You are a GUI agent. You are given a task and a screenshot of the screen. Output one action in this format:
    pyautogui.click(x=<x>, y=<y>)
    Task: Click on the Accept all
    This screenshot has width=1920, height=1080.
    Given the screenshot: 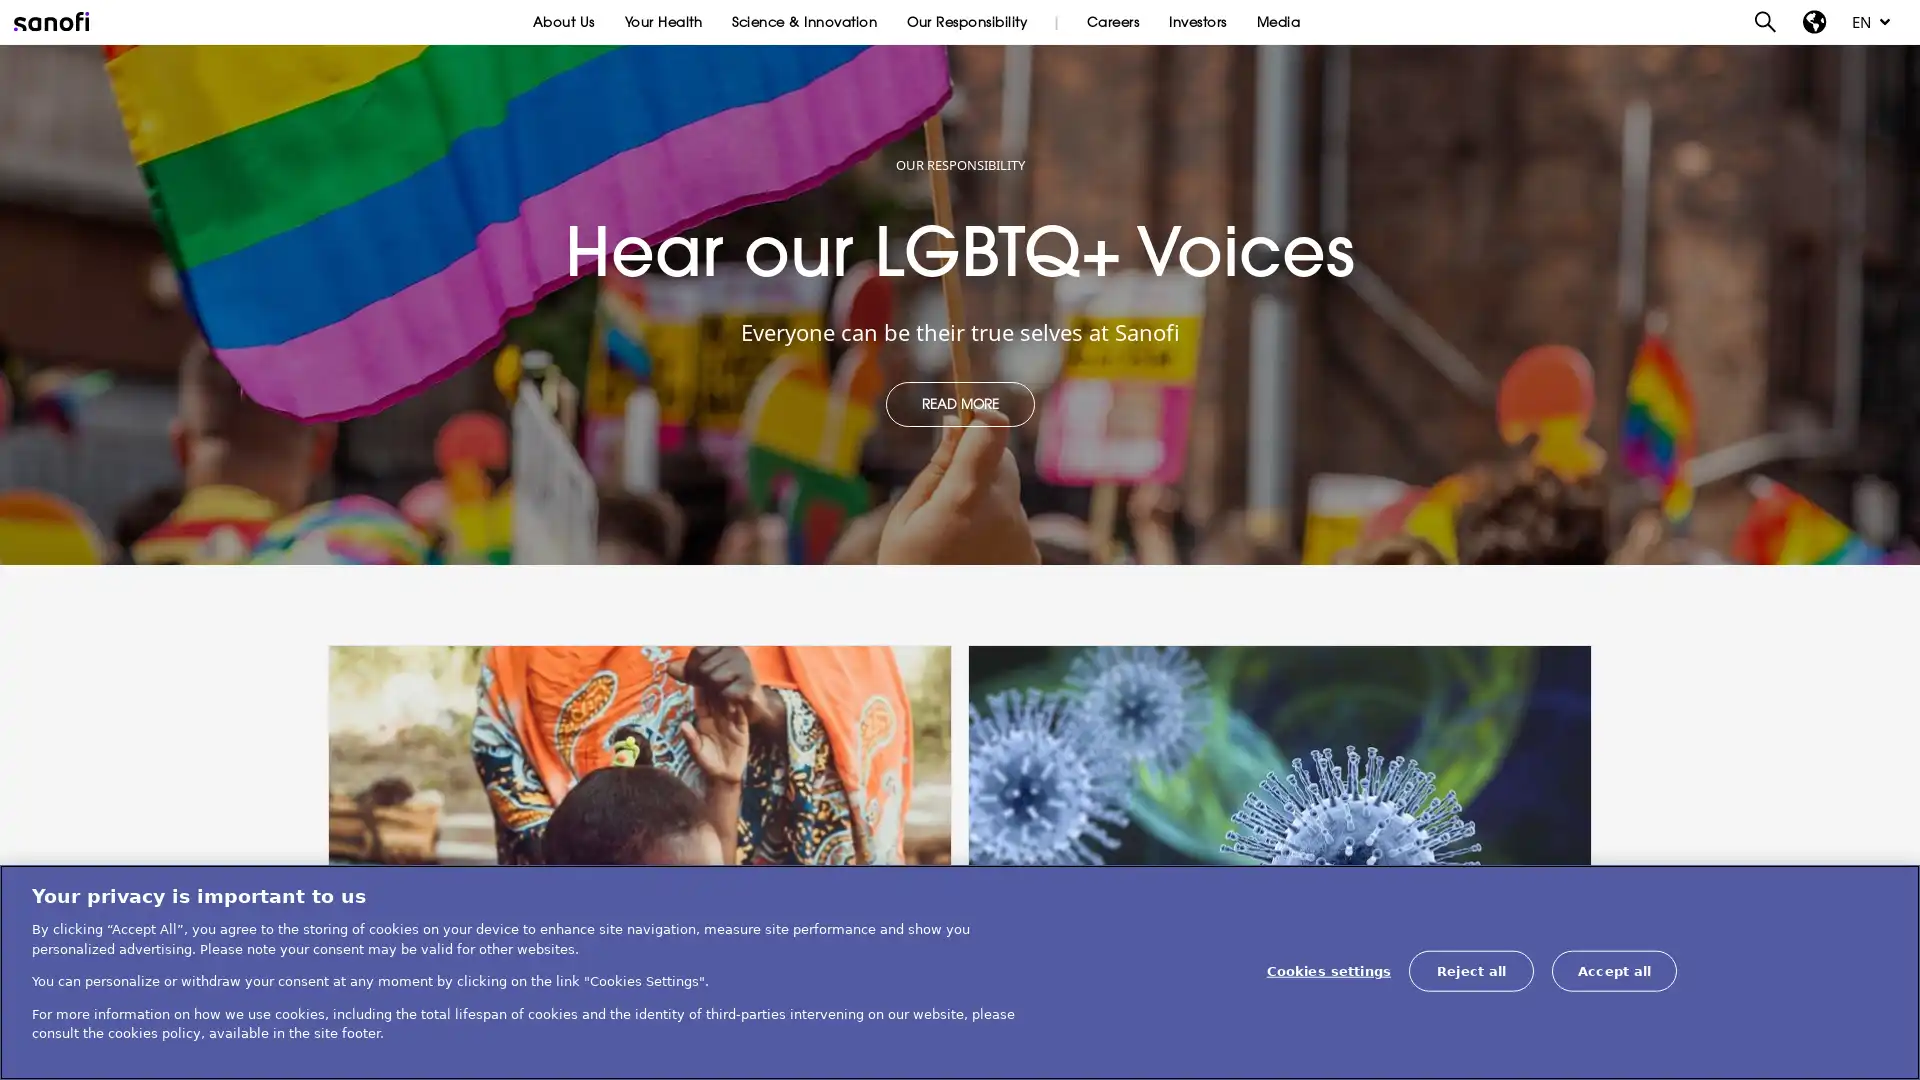 What is the action you would take?
    pyautogui.click(x=1614, y=970)
    